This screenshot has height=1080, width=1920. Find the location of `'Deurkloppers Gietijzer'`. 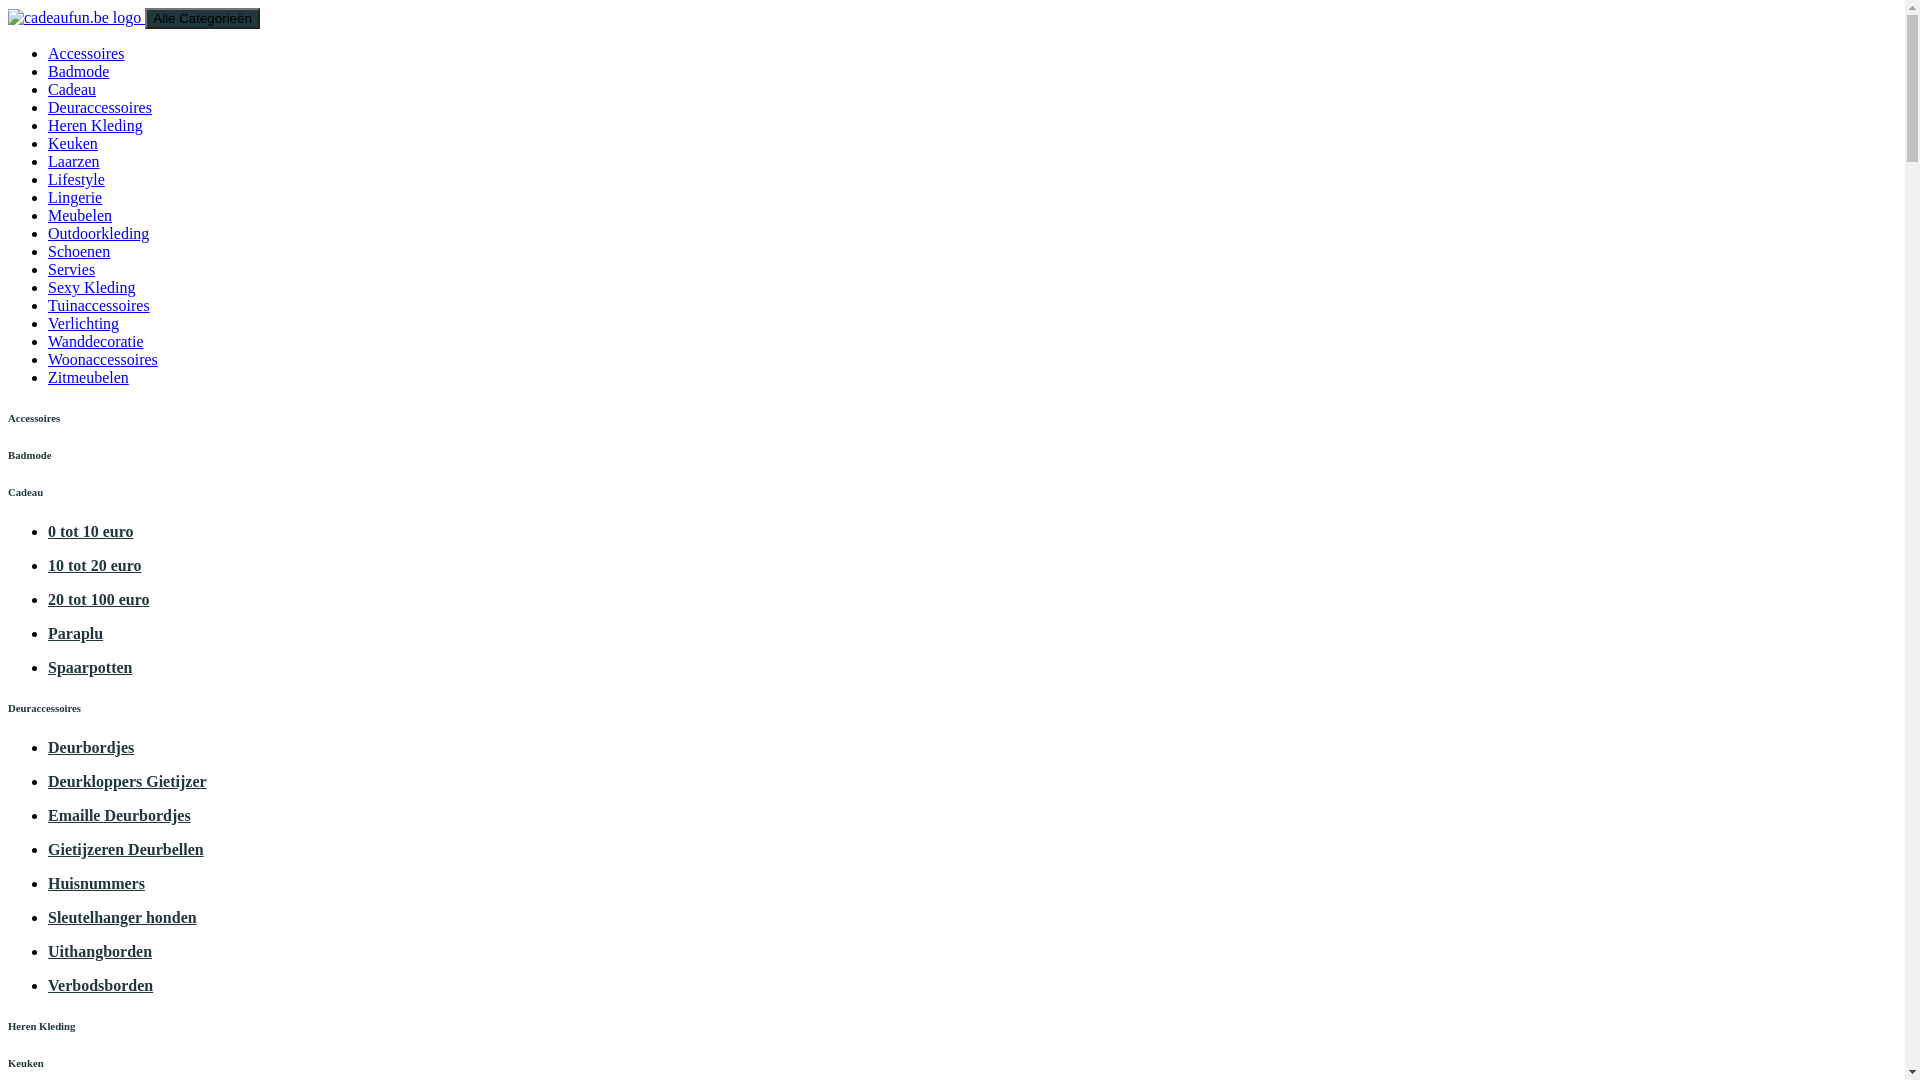

'Deurkloppers Gietijzer' is located at coordinates (126, 780).